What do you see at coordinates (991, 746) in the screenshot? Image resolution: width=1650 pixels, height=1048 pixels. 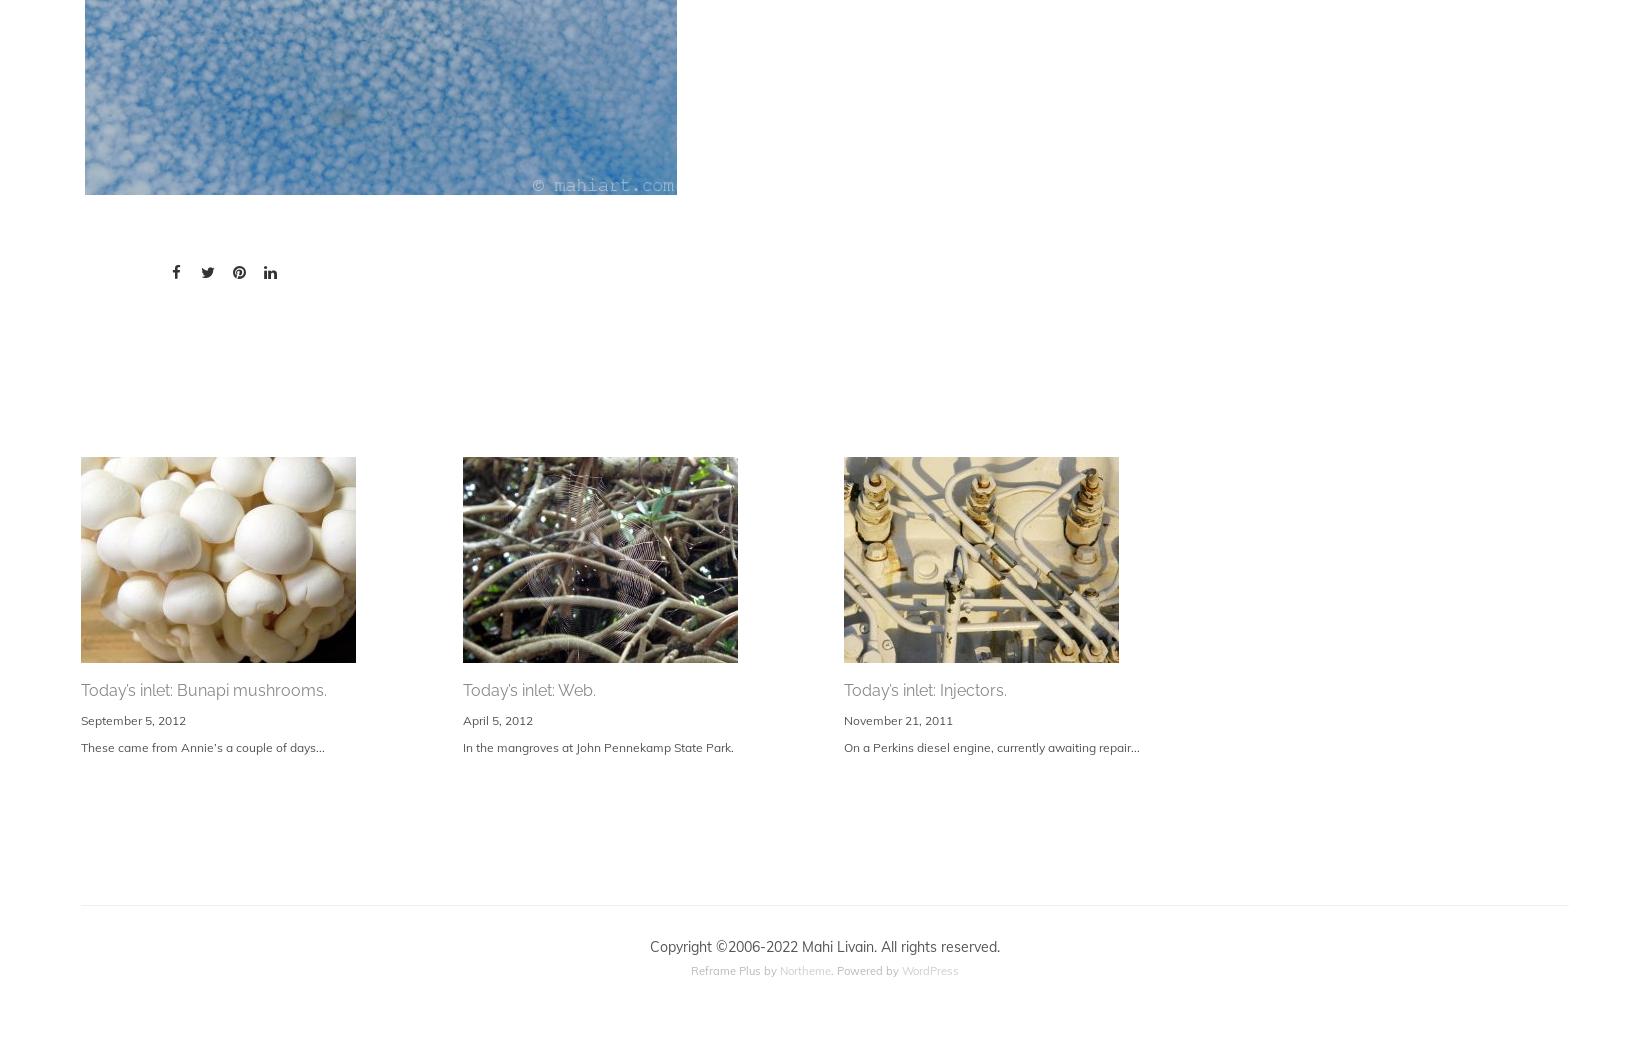 I see `'On a Perkins diesel engine, currently awaiting repair...'` at bounding box center [991, 746].